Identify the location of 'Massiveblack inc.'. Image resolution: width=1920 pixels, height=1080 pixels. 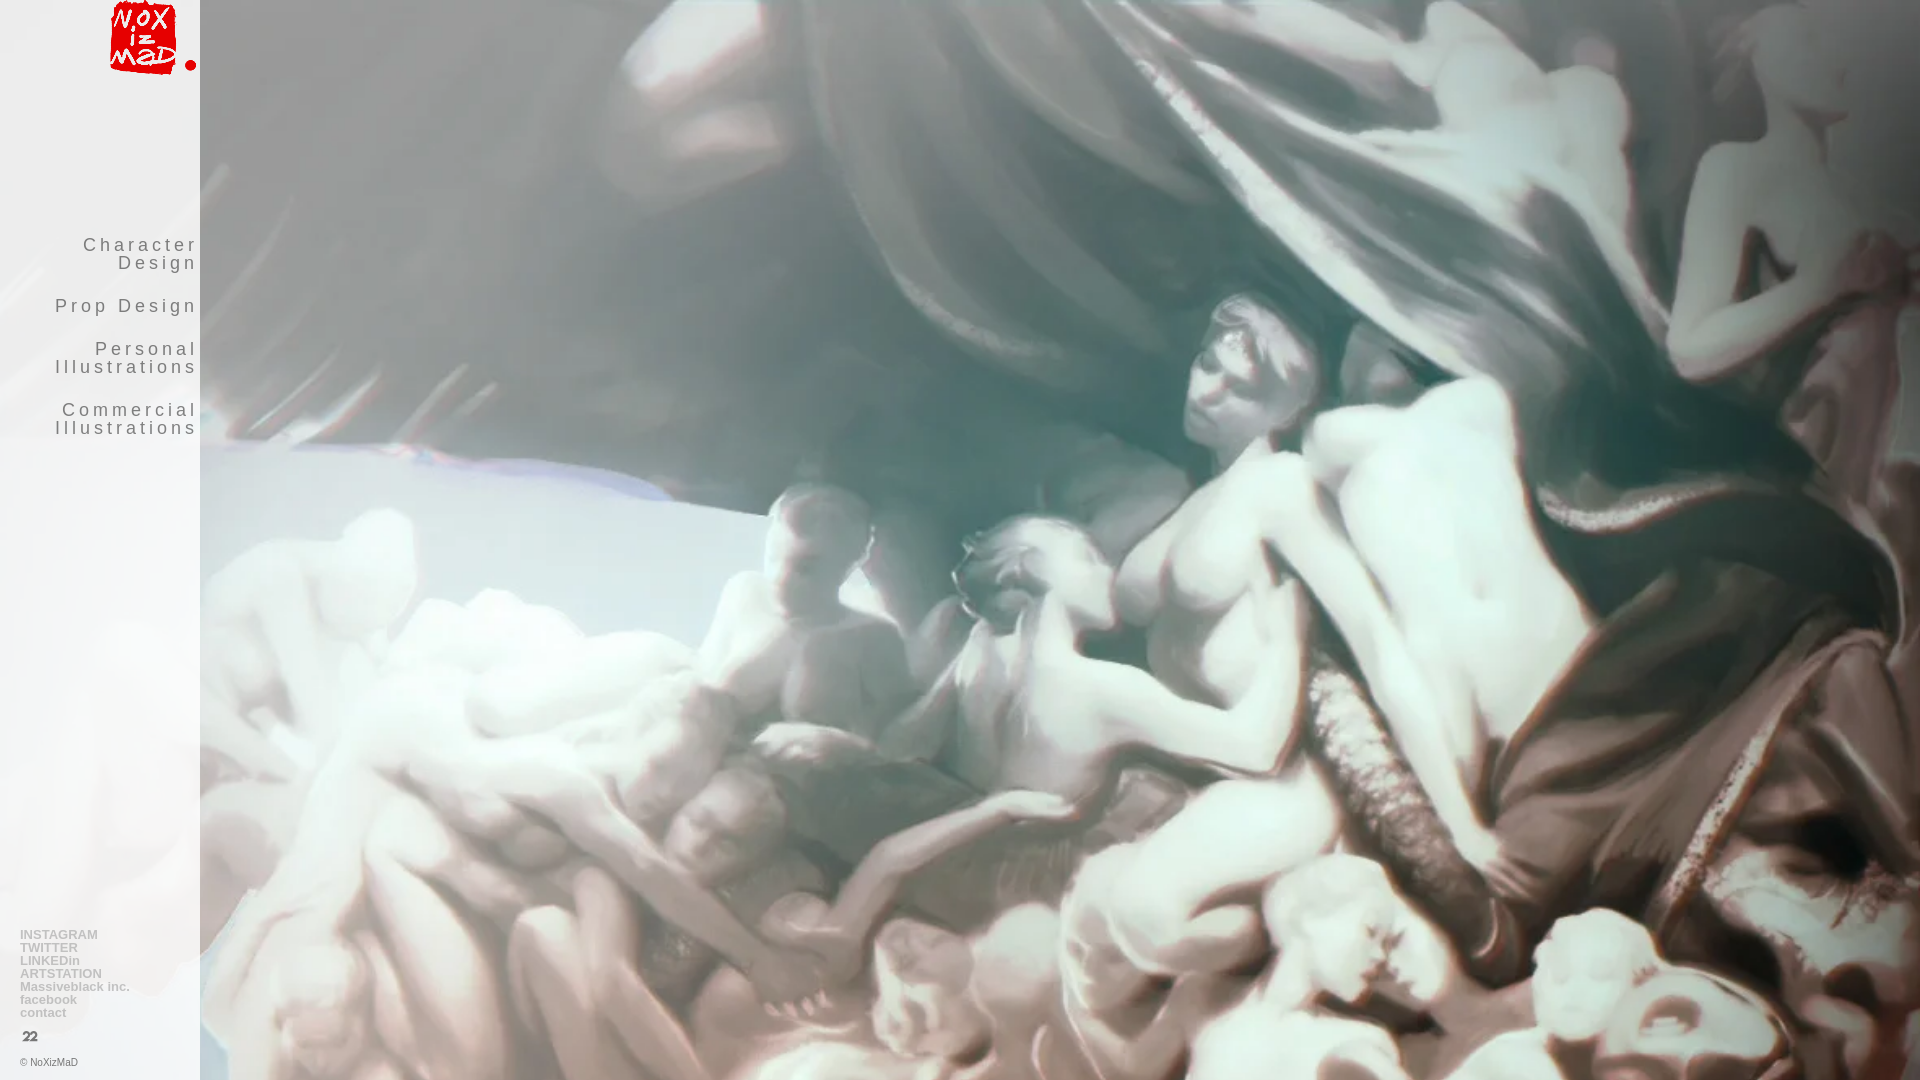
(99, 985).